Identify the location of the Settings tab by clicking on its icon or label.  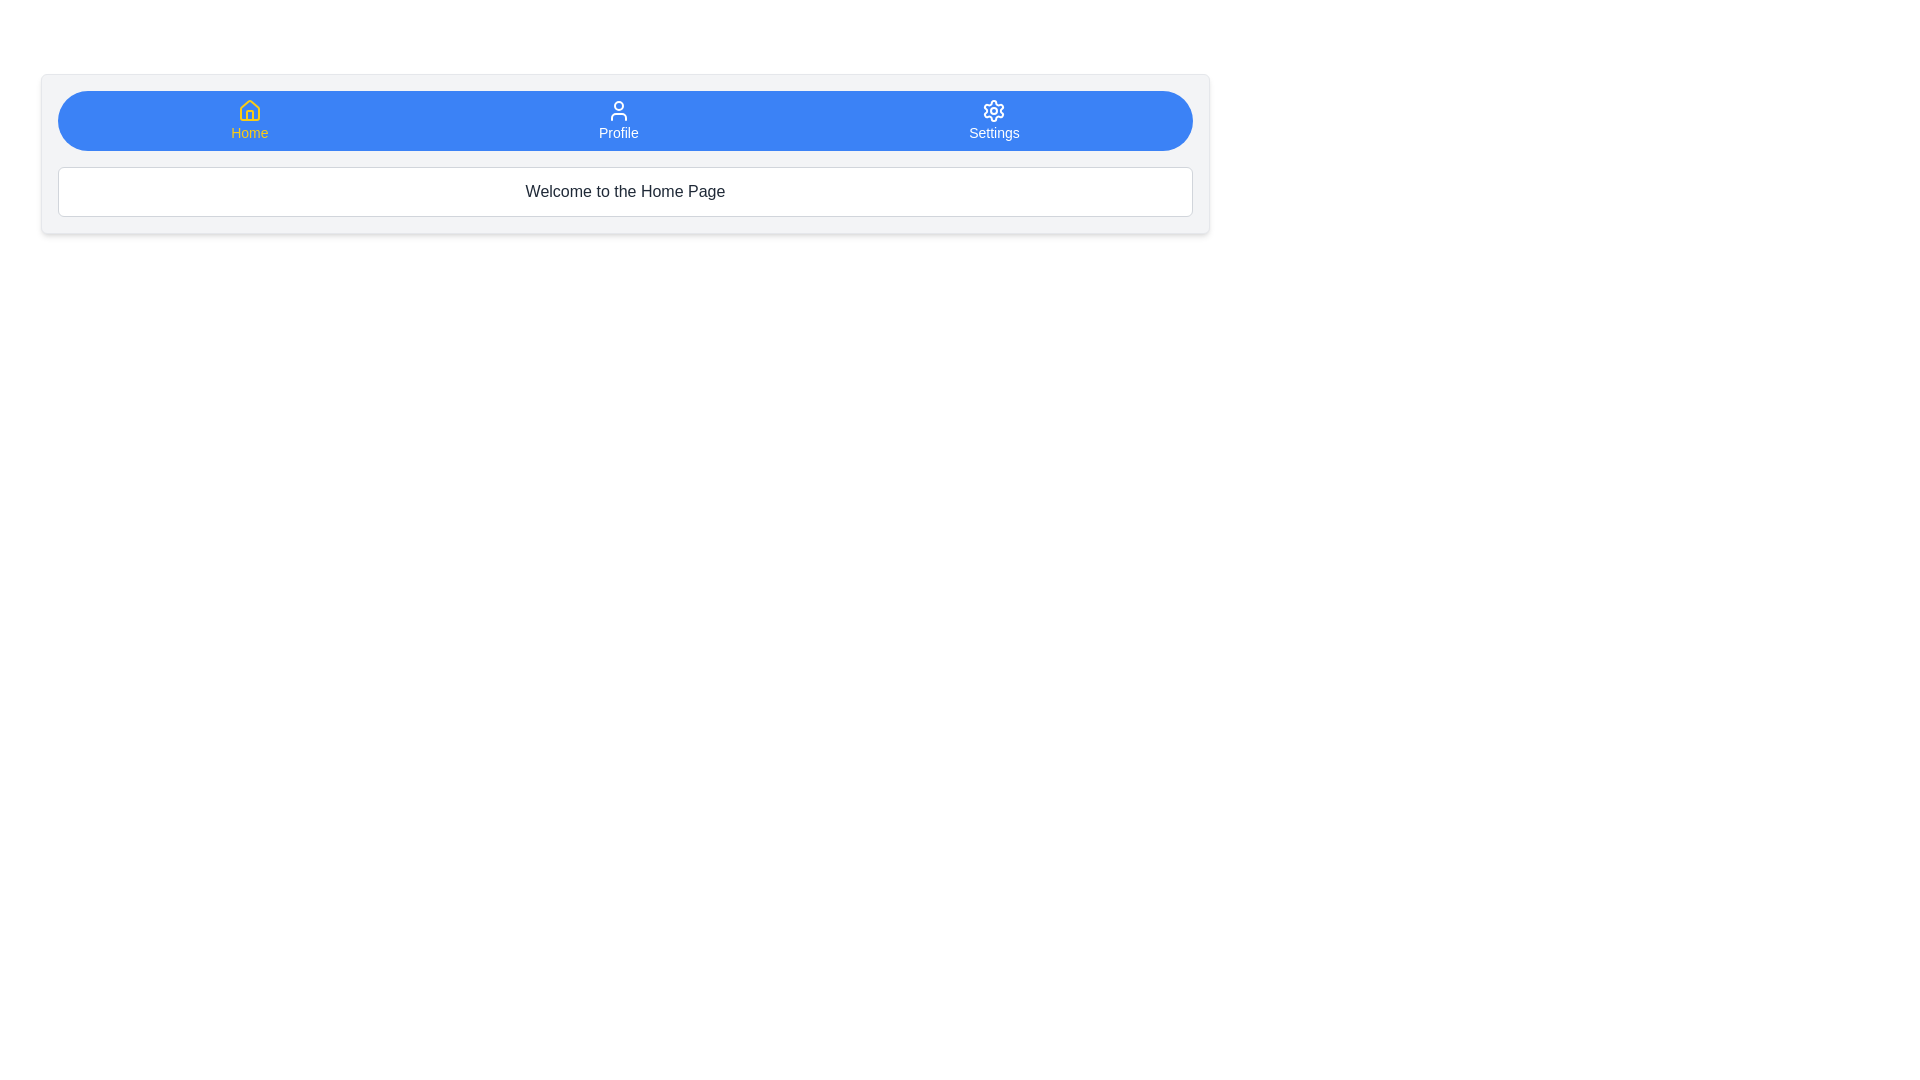
(993, 120).